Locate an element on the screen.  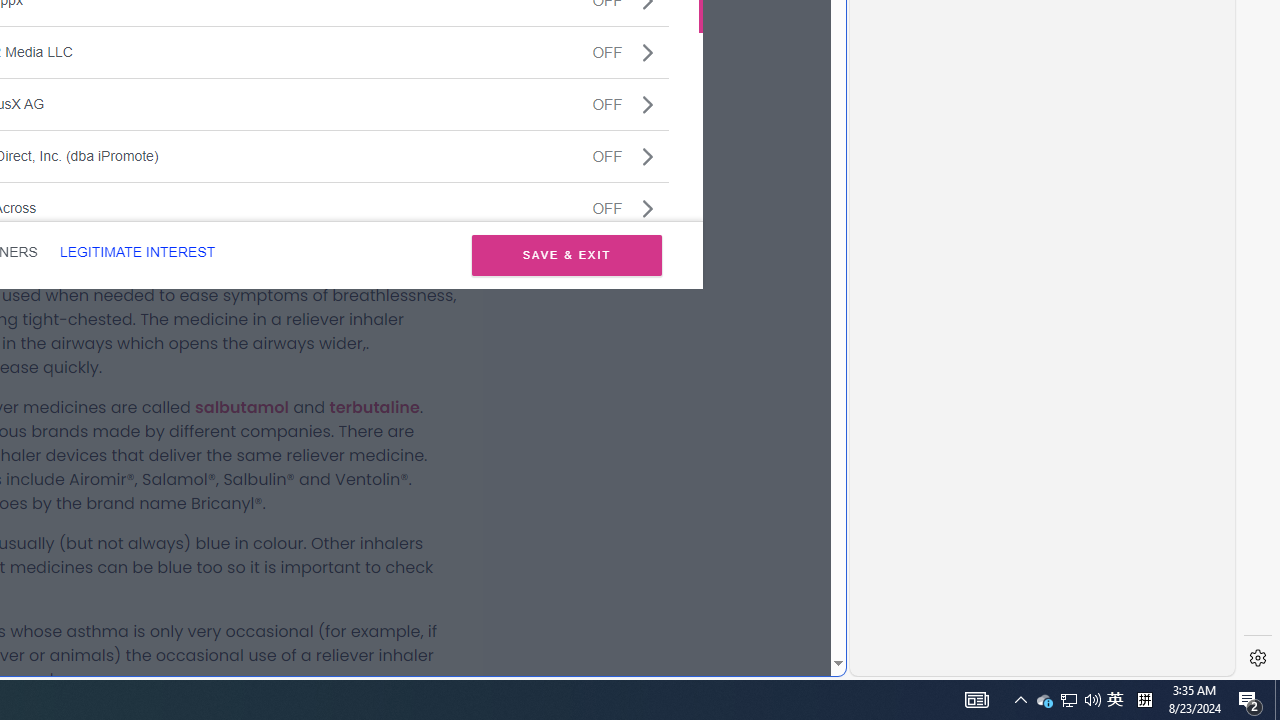
'LEGITIMATE INTEREST' is located at coordinates (136, 250).